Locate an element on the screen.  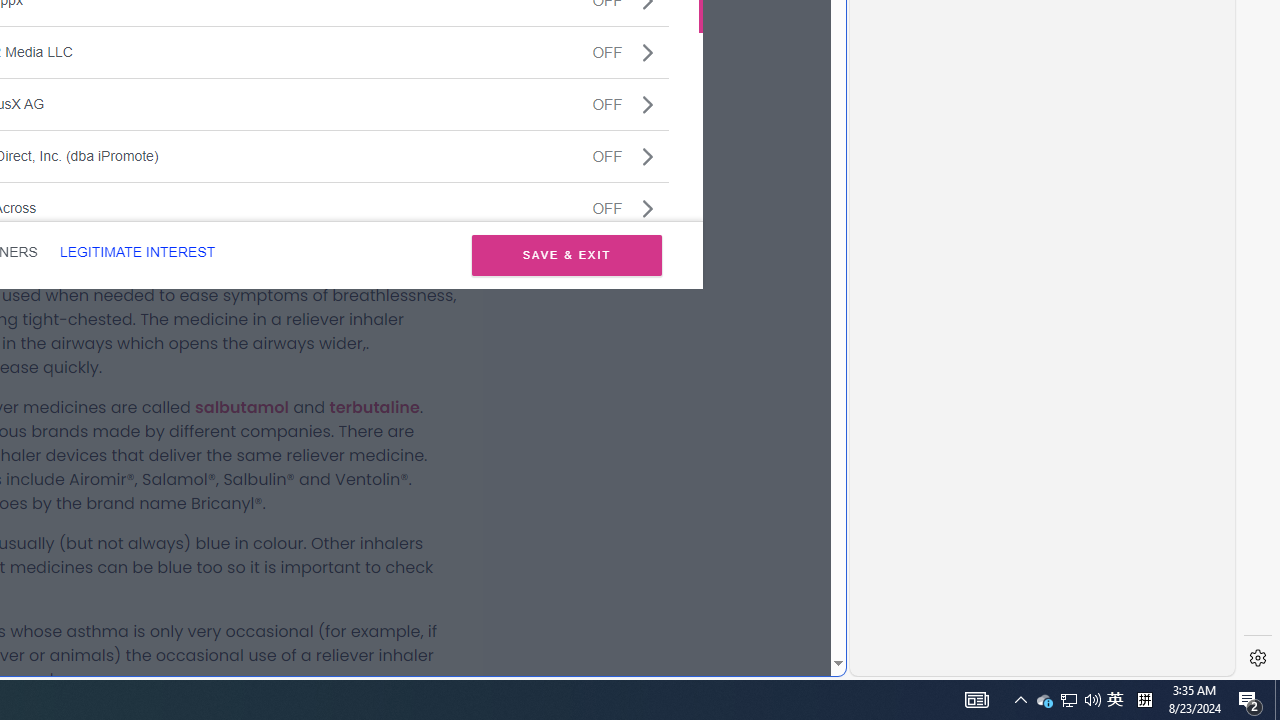
'LEGITIMATE INTEREST' is located at coordinates (136, 250).